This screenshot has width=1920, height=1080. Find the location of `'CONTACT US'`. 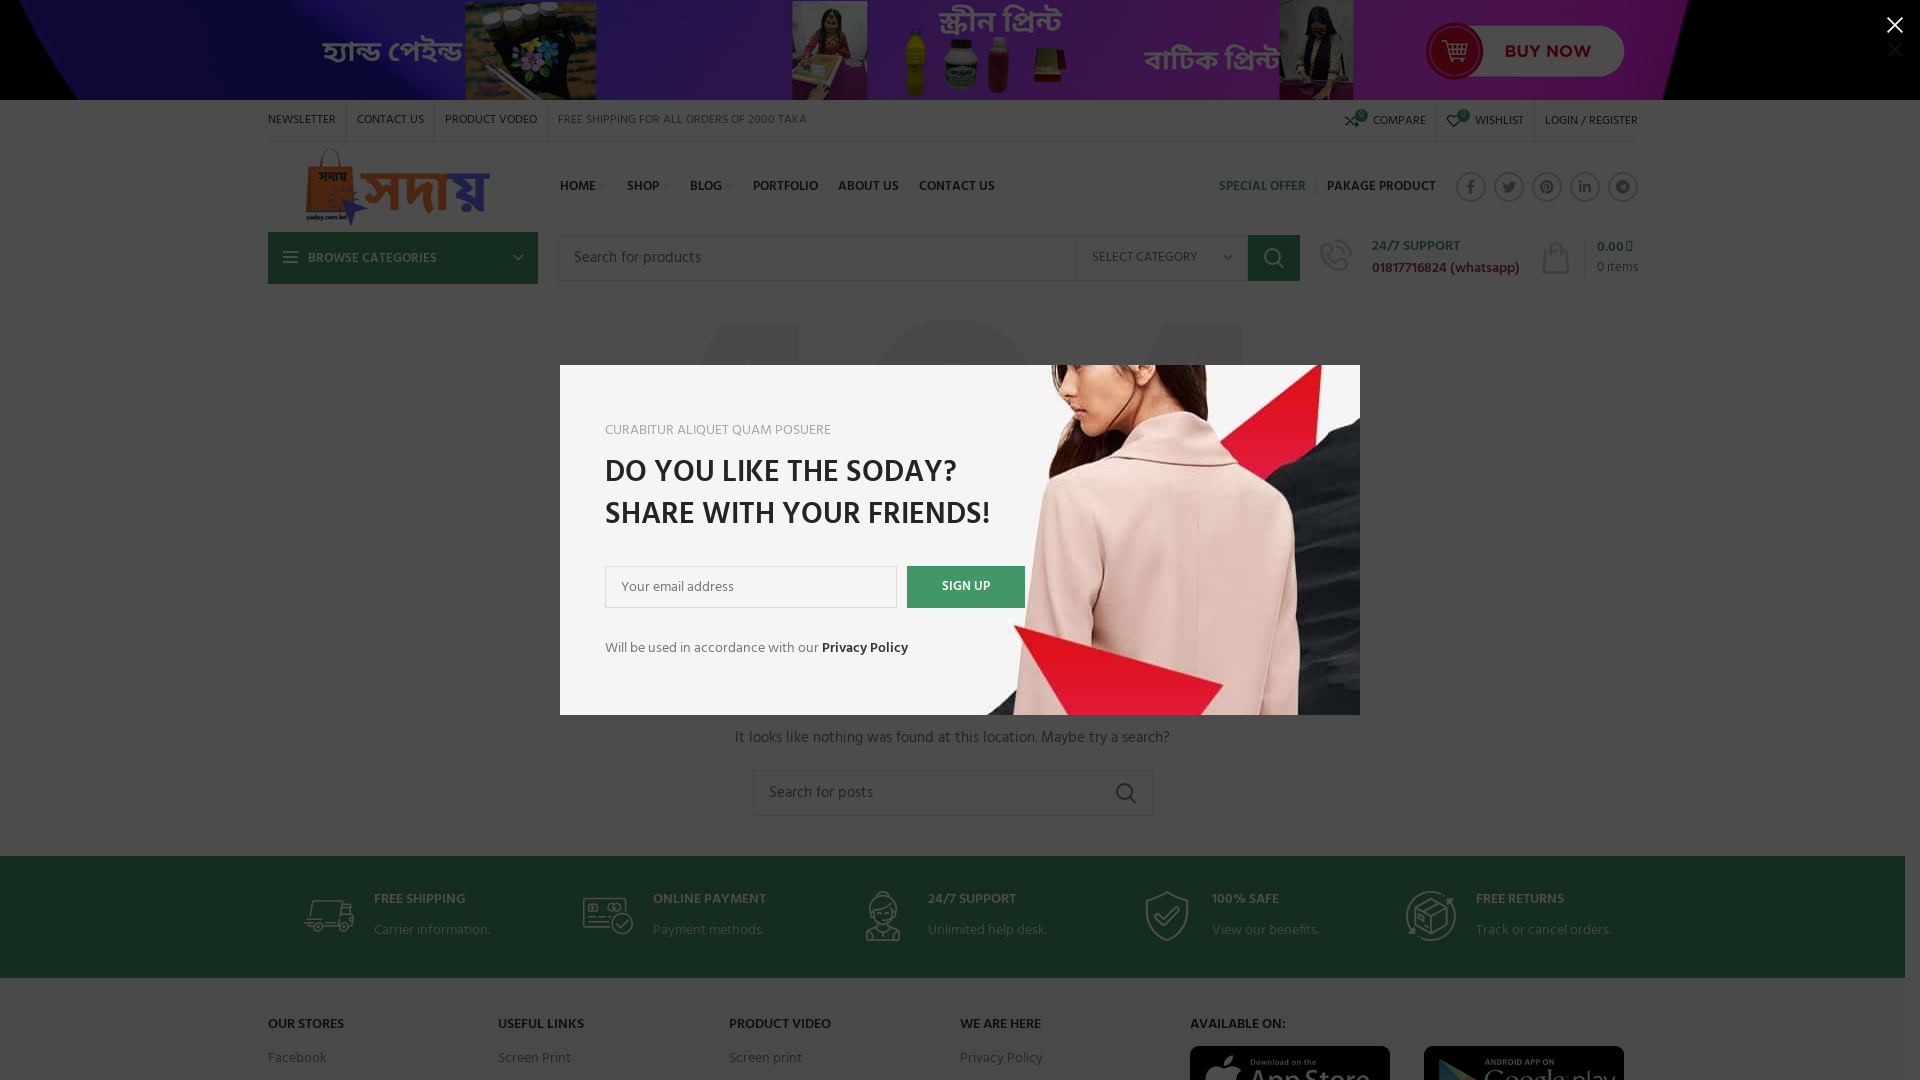

'CONTACT US' is located at coordinates (389, 120).